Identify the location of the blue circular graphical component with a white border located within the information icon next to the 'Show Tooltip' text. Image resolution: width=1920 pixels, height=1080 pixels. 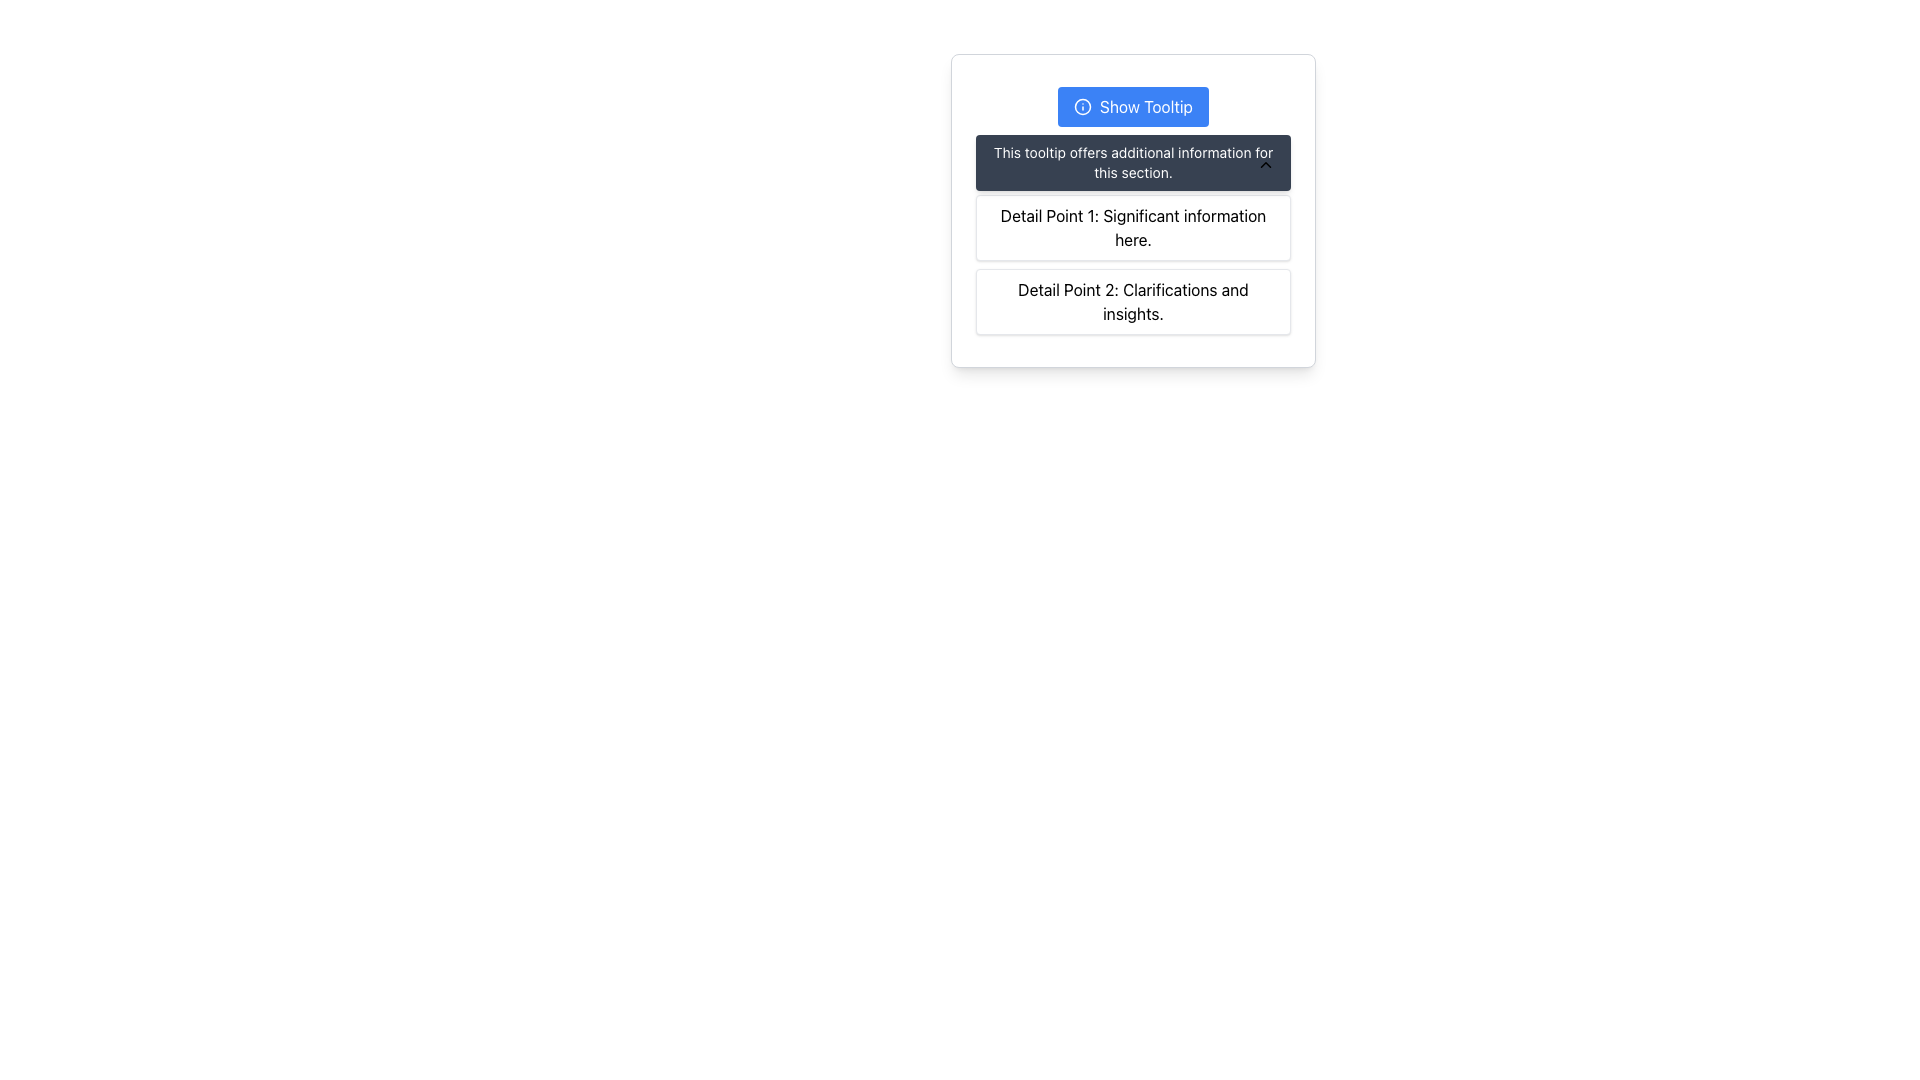
(1082, 107).